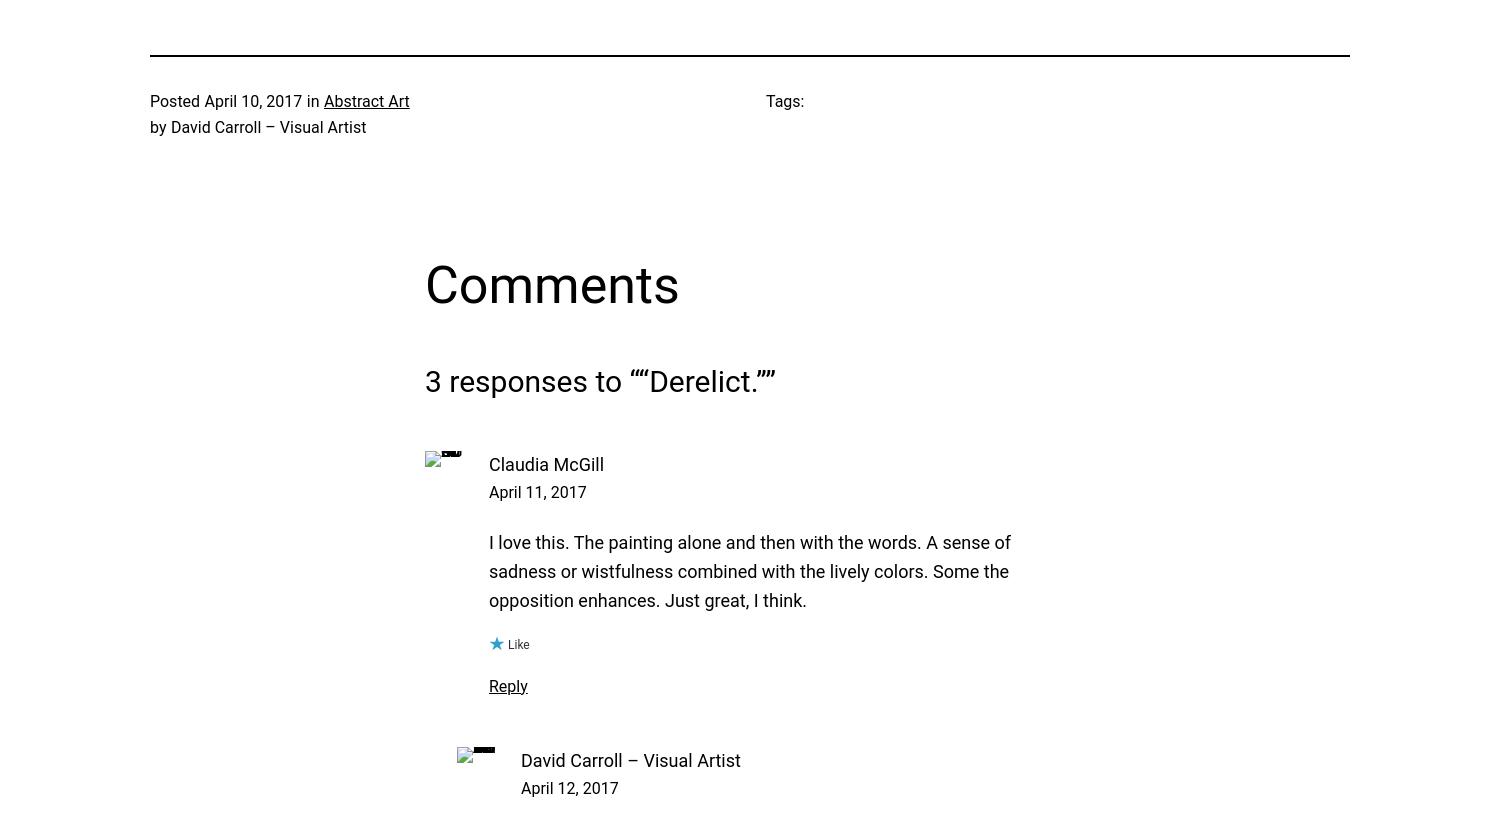  I want to click on '3 responses to ““Derelict.””', so click(599, 380).